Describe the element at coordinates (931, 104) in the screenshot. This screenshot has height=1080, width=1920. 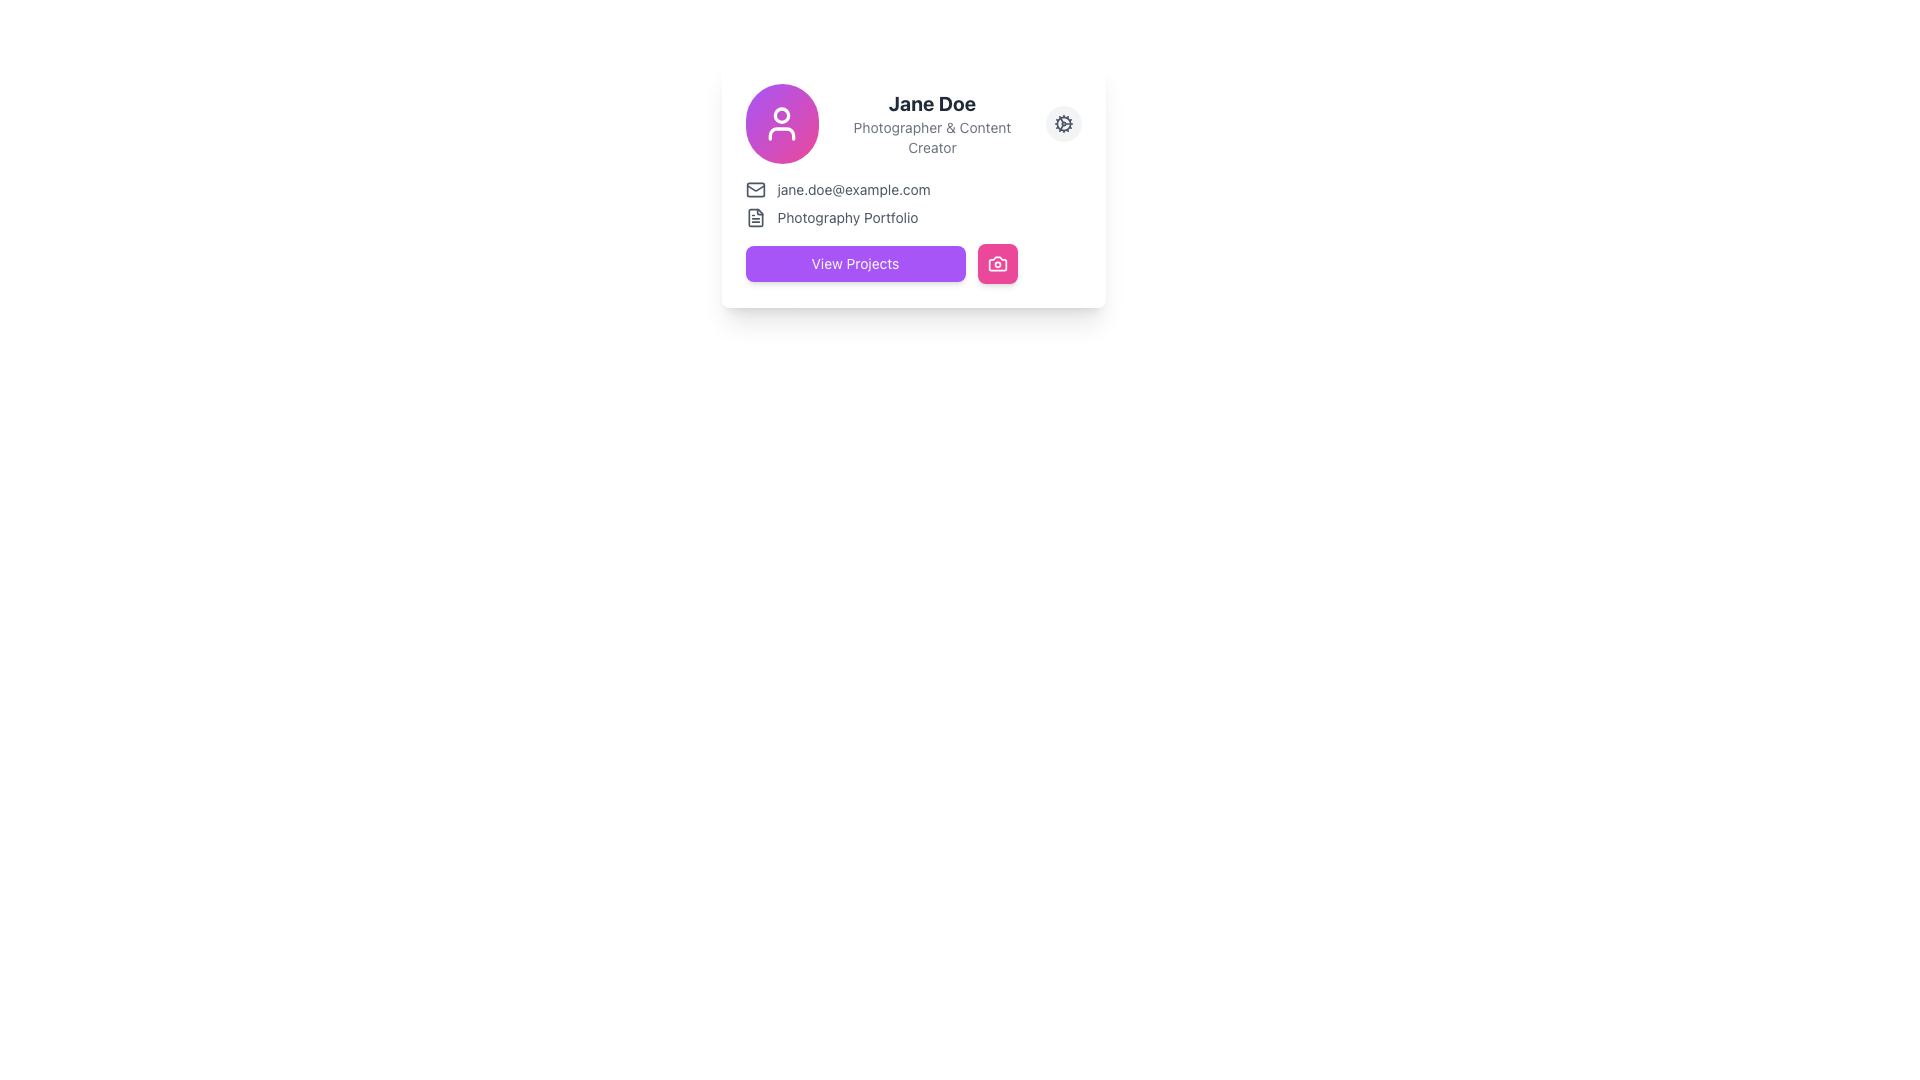
I see `text label displaying 'Jane Doe' in bold font located at the top-center section of the profile information card` at that location.